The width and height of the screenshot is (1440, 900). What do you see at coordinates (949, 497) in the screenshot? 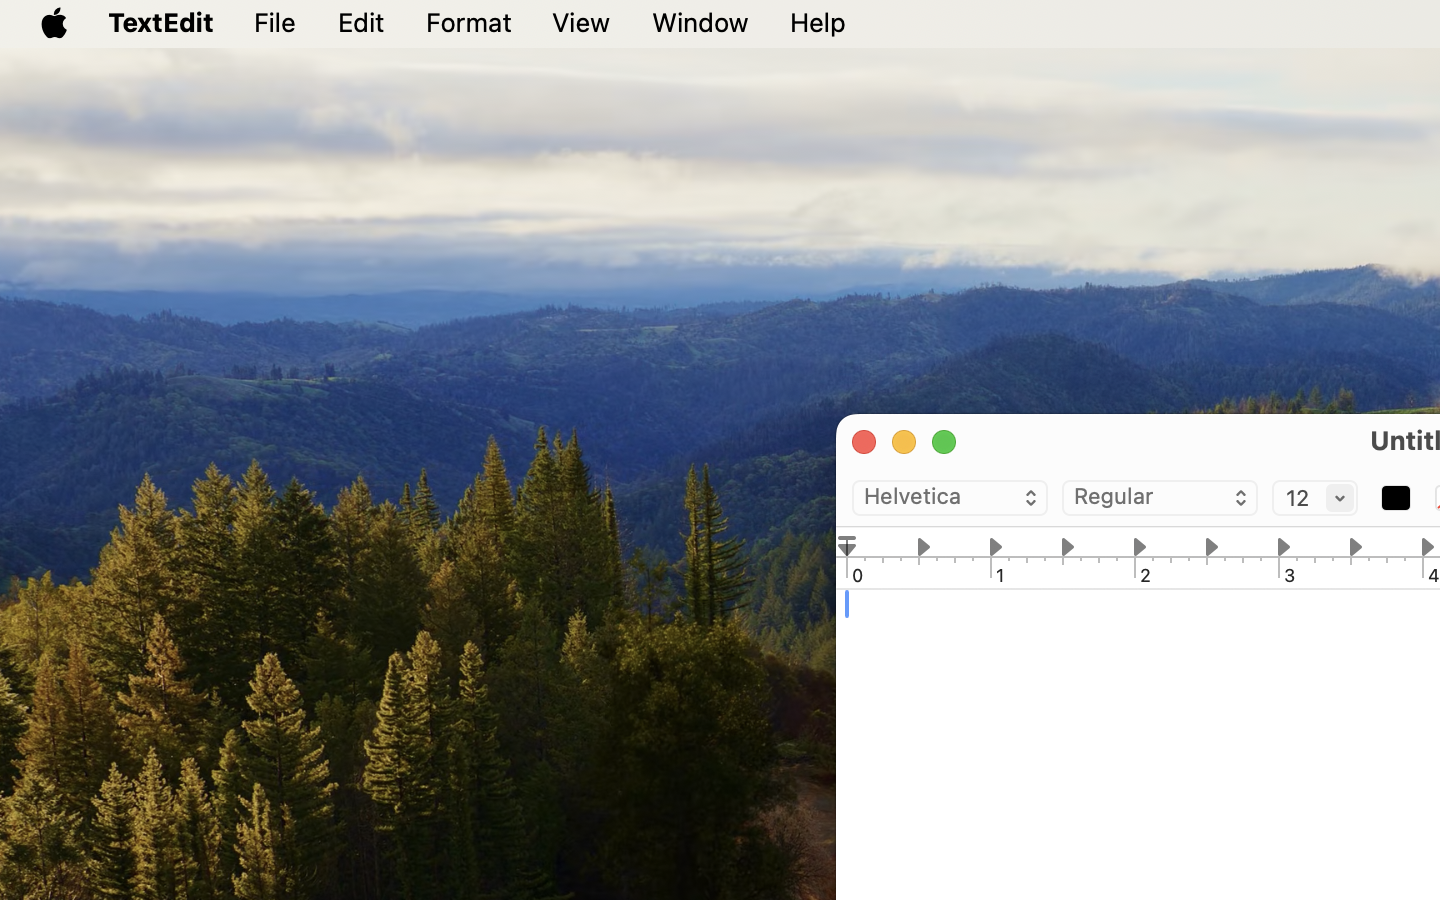
I see `'Helvetica'` at bounding box center [949, 497].